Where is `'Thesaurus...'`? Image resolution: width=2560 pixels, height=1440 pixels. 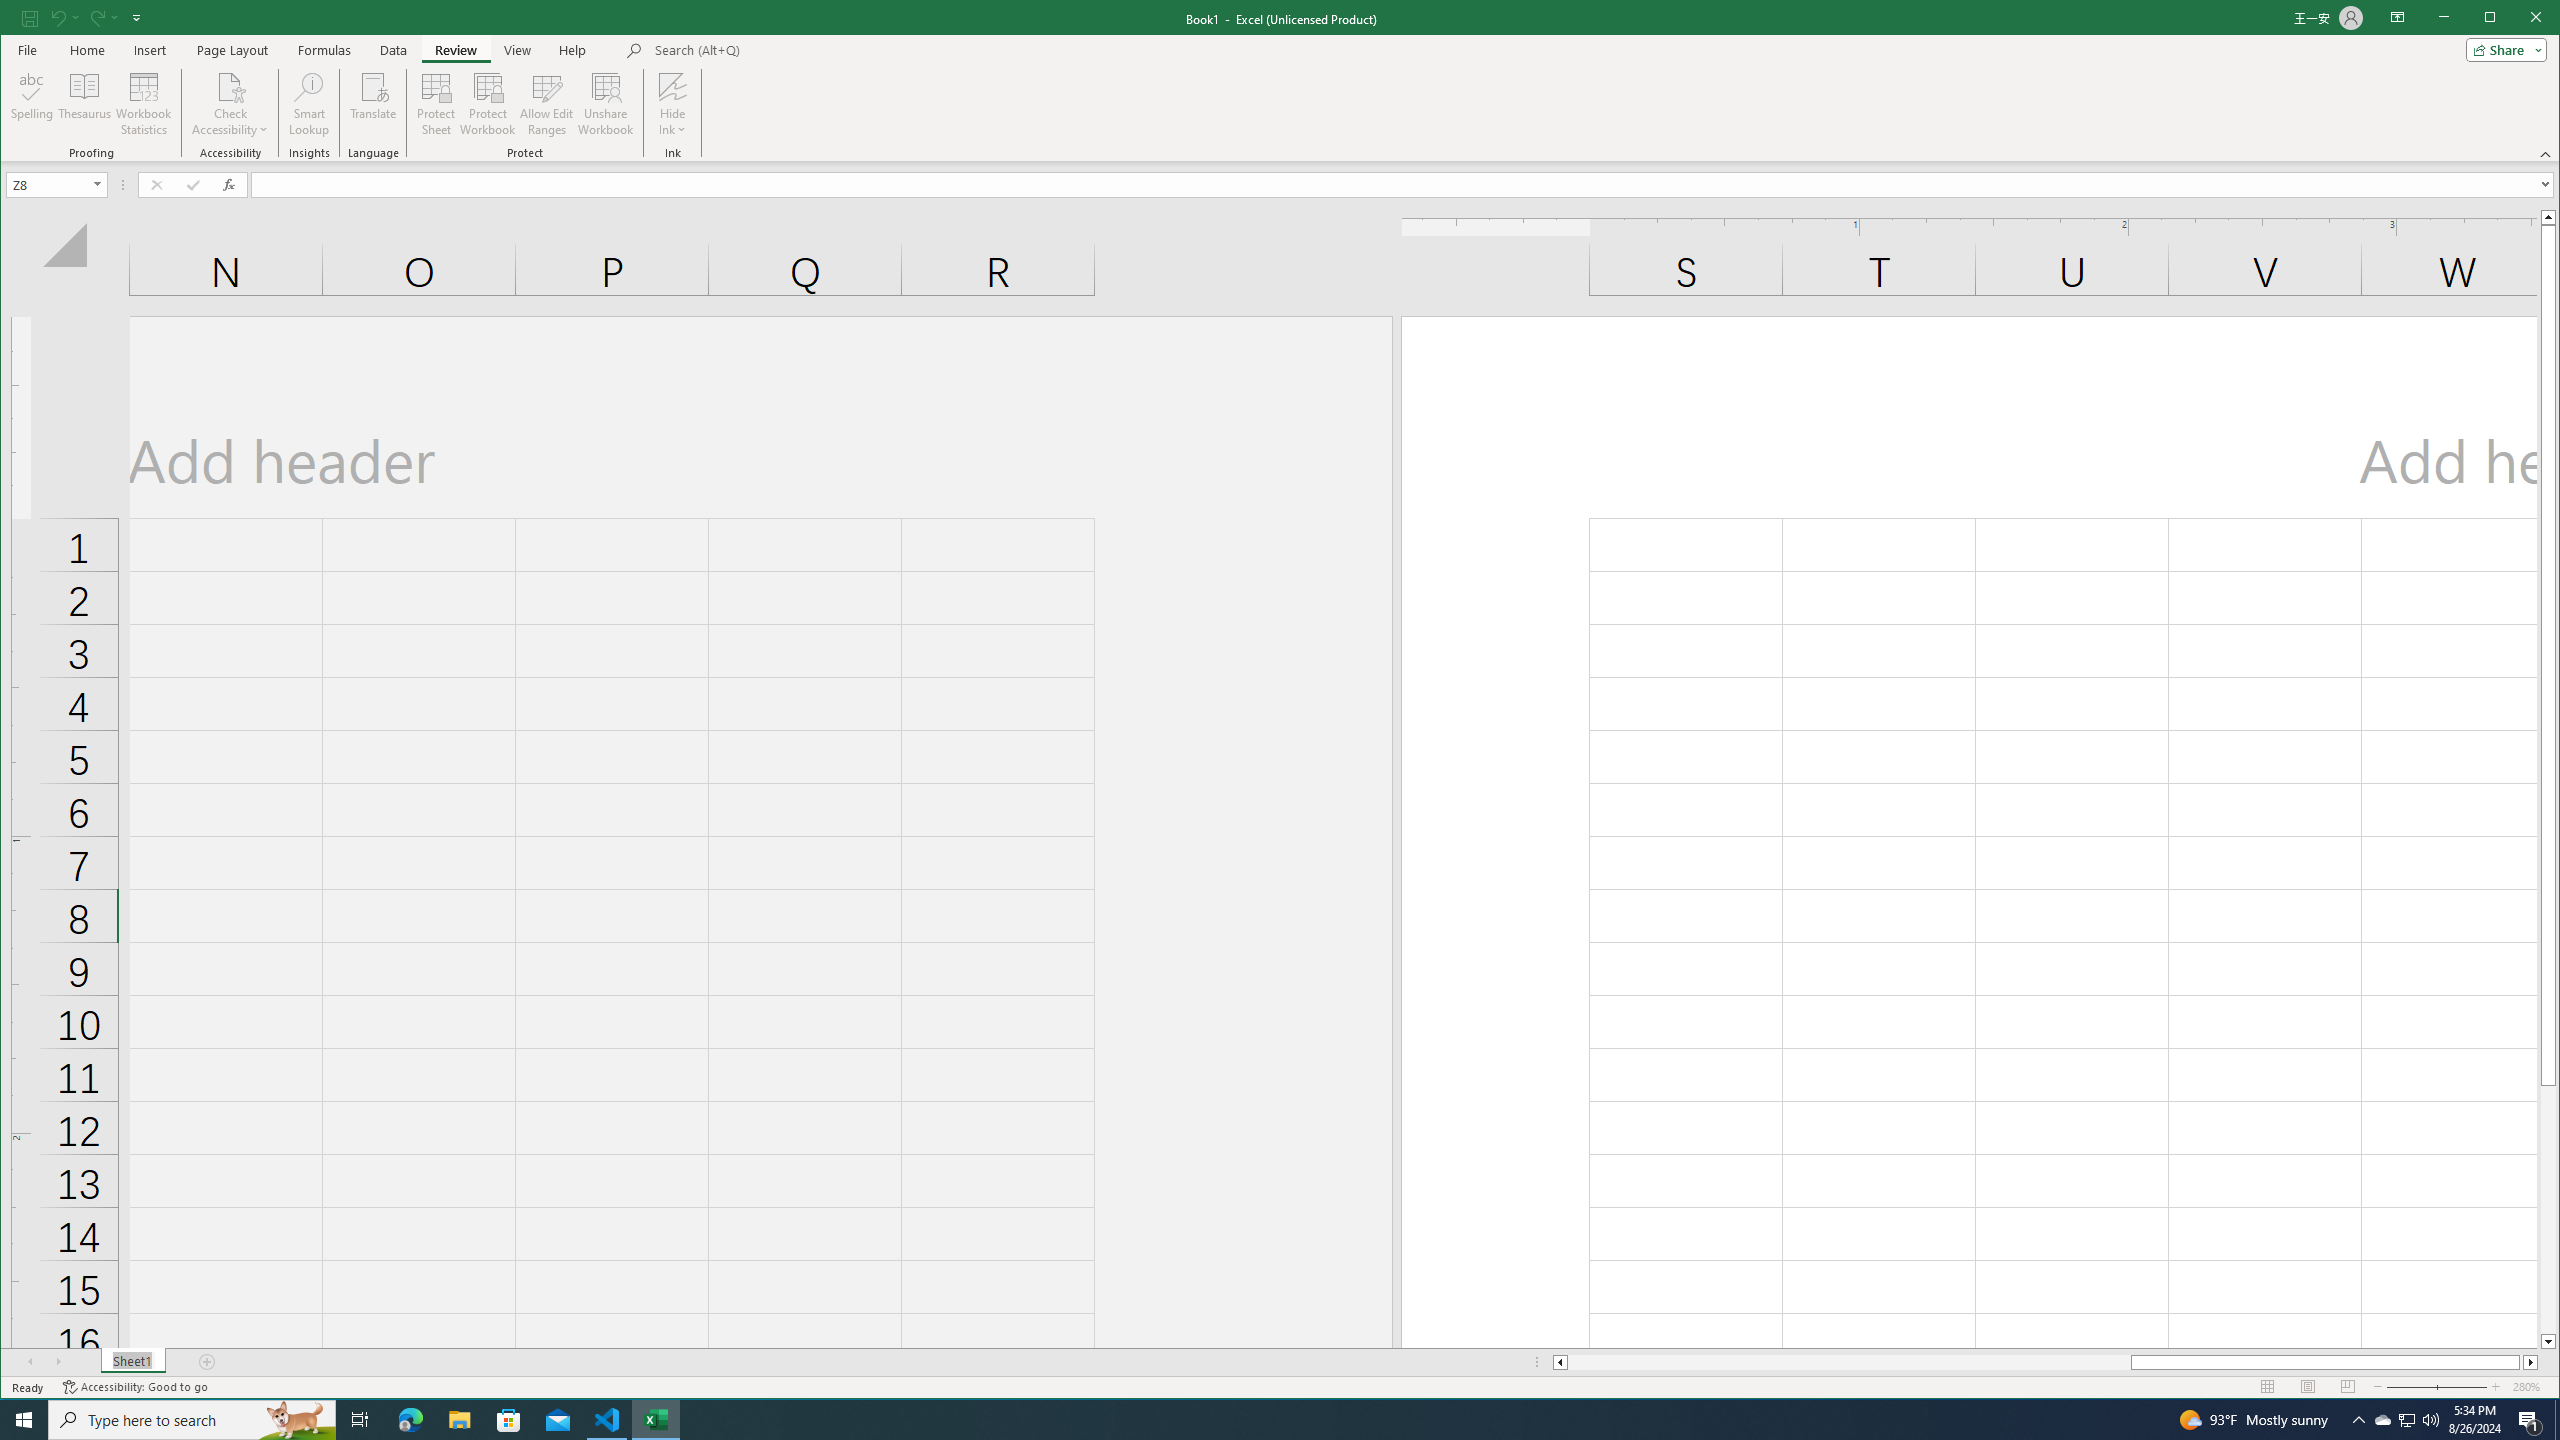
'Thesaurus...' is located at coordinates (85, 103).